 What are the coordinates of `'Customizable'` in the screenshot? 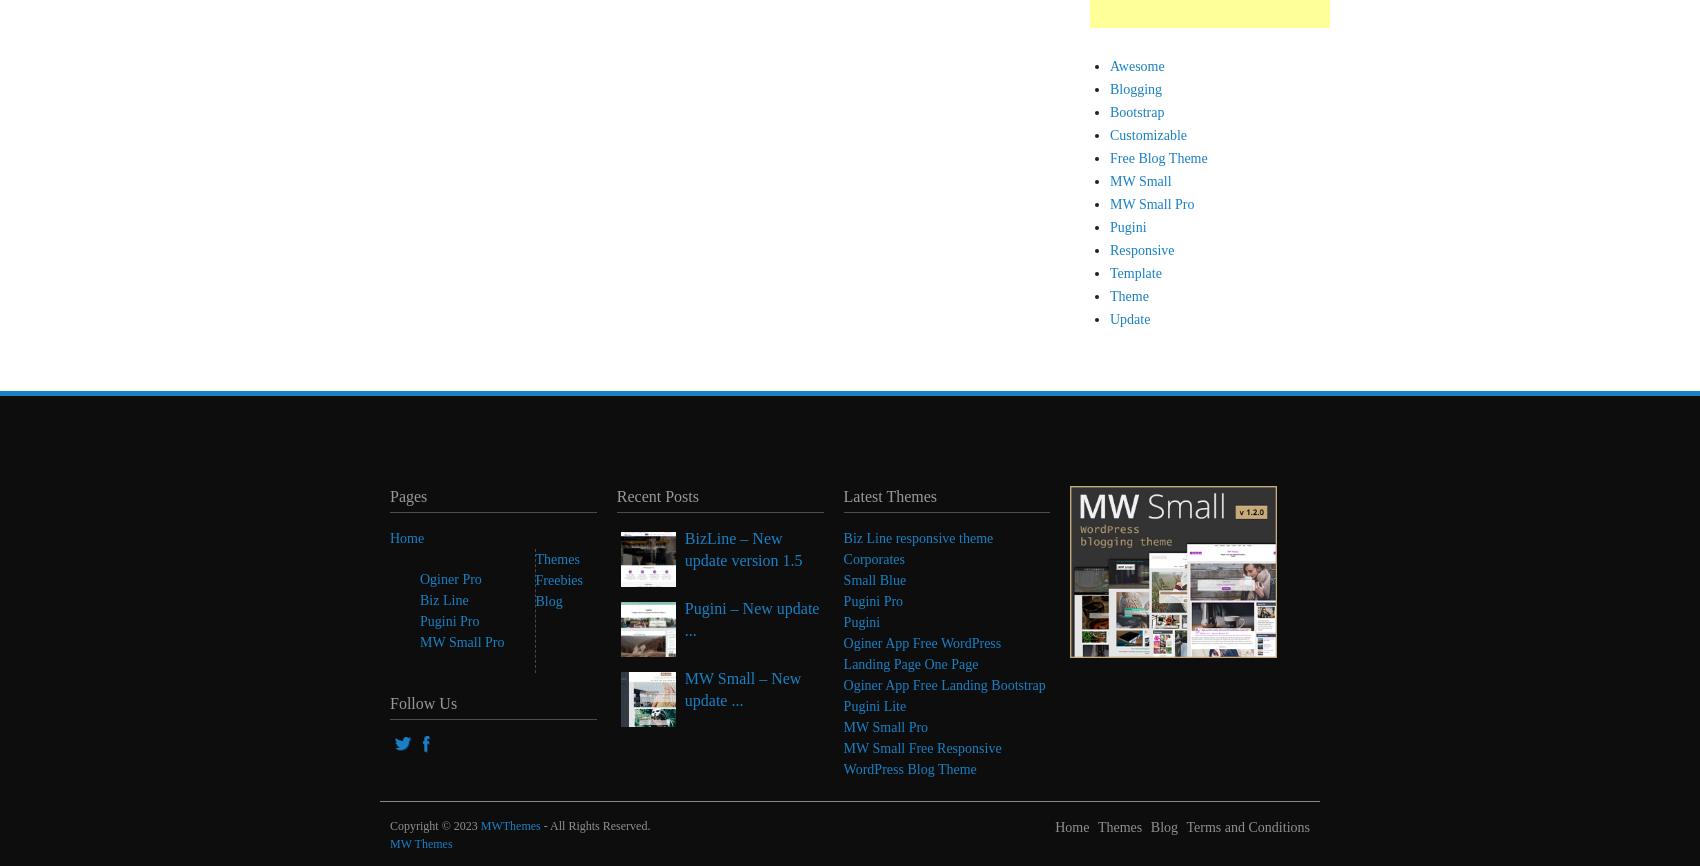 It's located at (1148, 135).